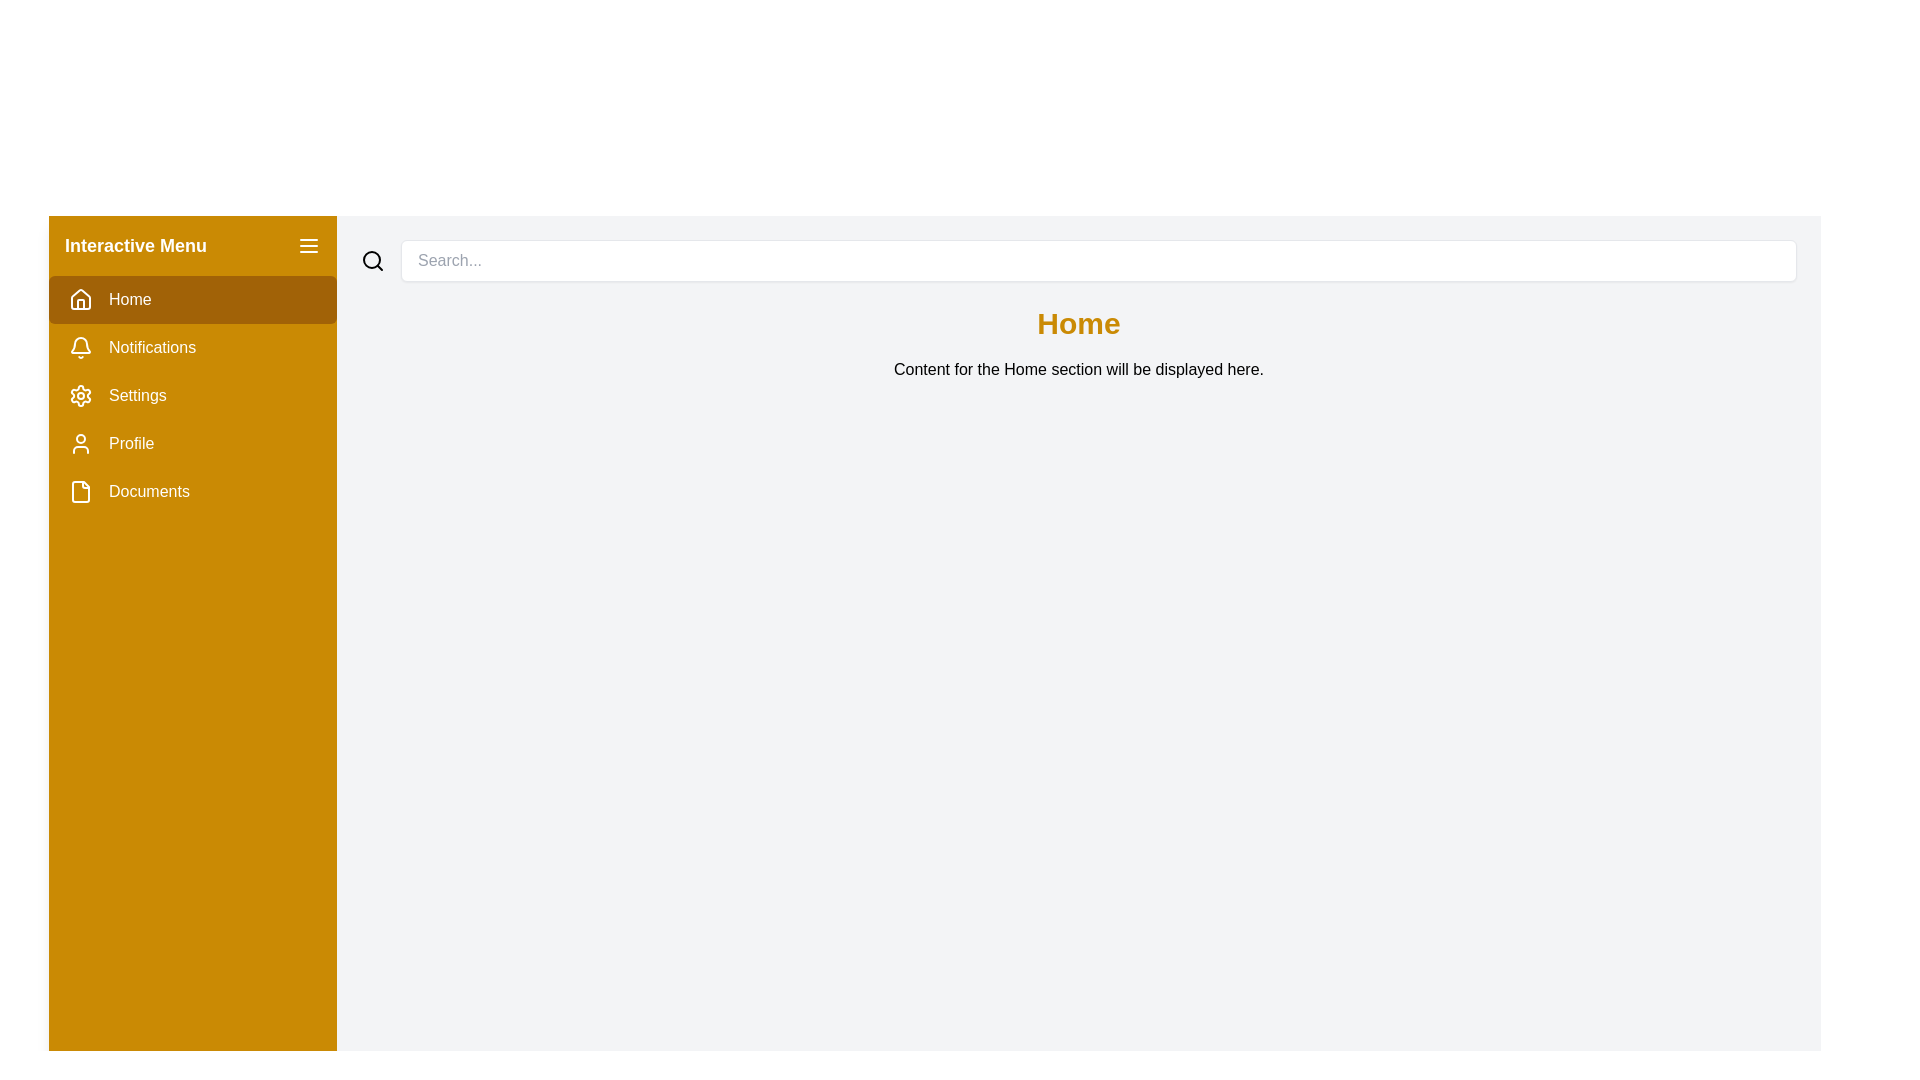 Image resolution: width=1920 pixels, height=1080 pixels. Describe the element at coordinates (136, 396) in the screenshot. I see `the 'Settings' text label, which is displayed in white over a mustard-yellow background and is the third item in the vertical navigation menu` at that location.